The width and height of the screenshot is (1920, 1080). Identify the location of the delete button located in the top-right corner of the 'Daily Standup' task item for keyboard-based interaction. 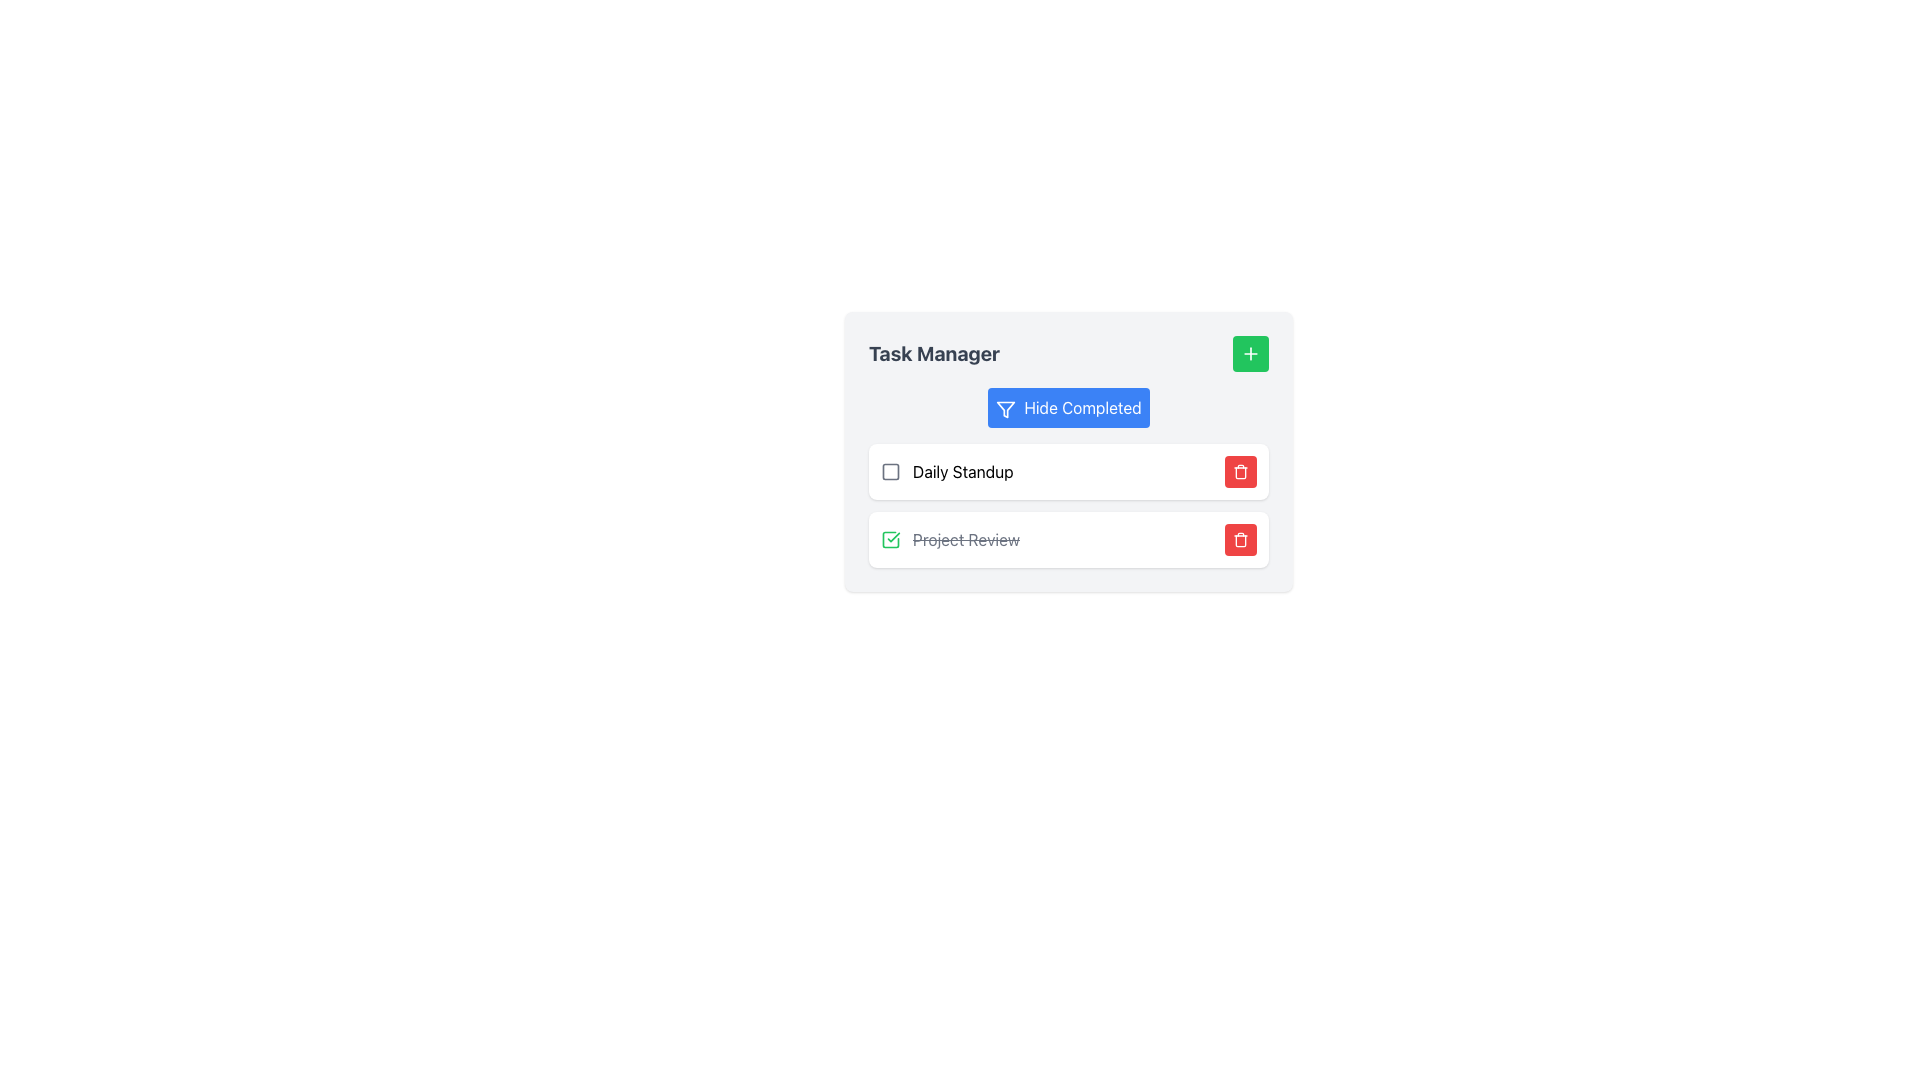
(1240, 471).